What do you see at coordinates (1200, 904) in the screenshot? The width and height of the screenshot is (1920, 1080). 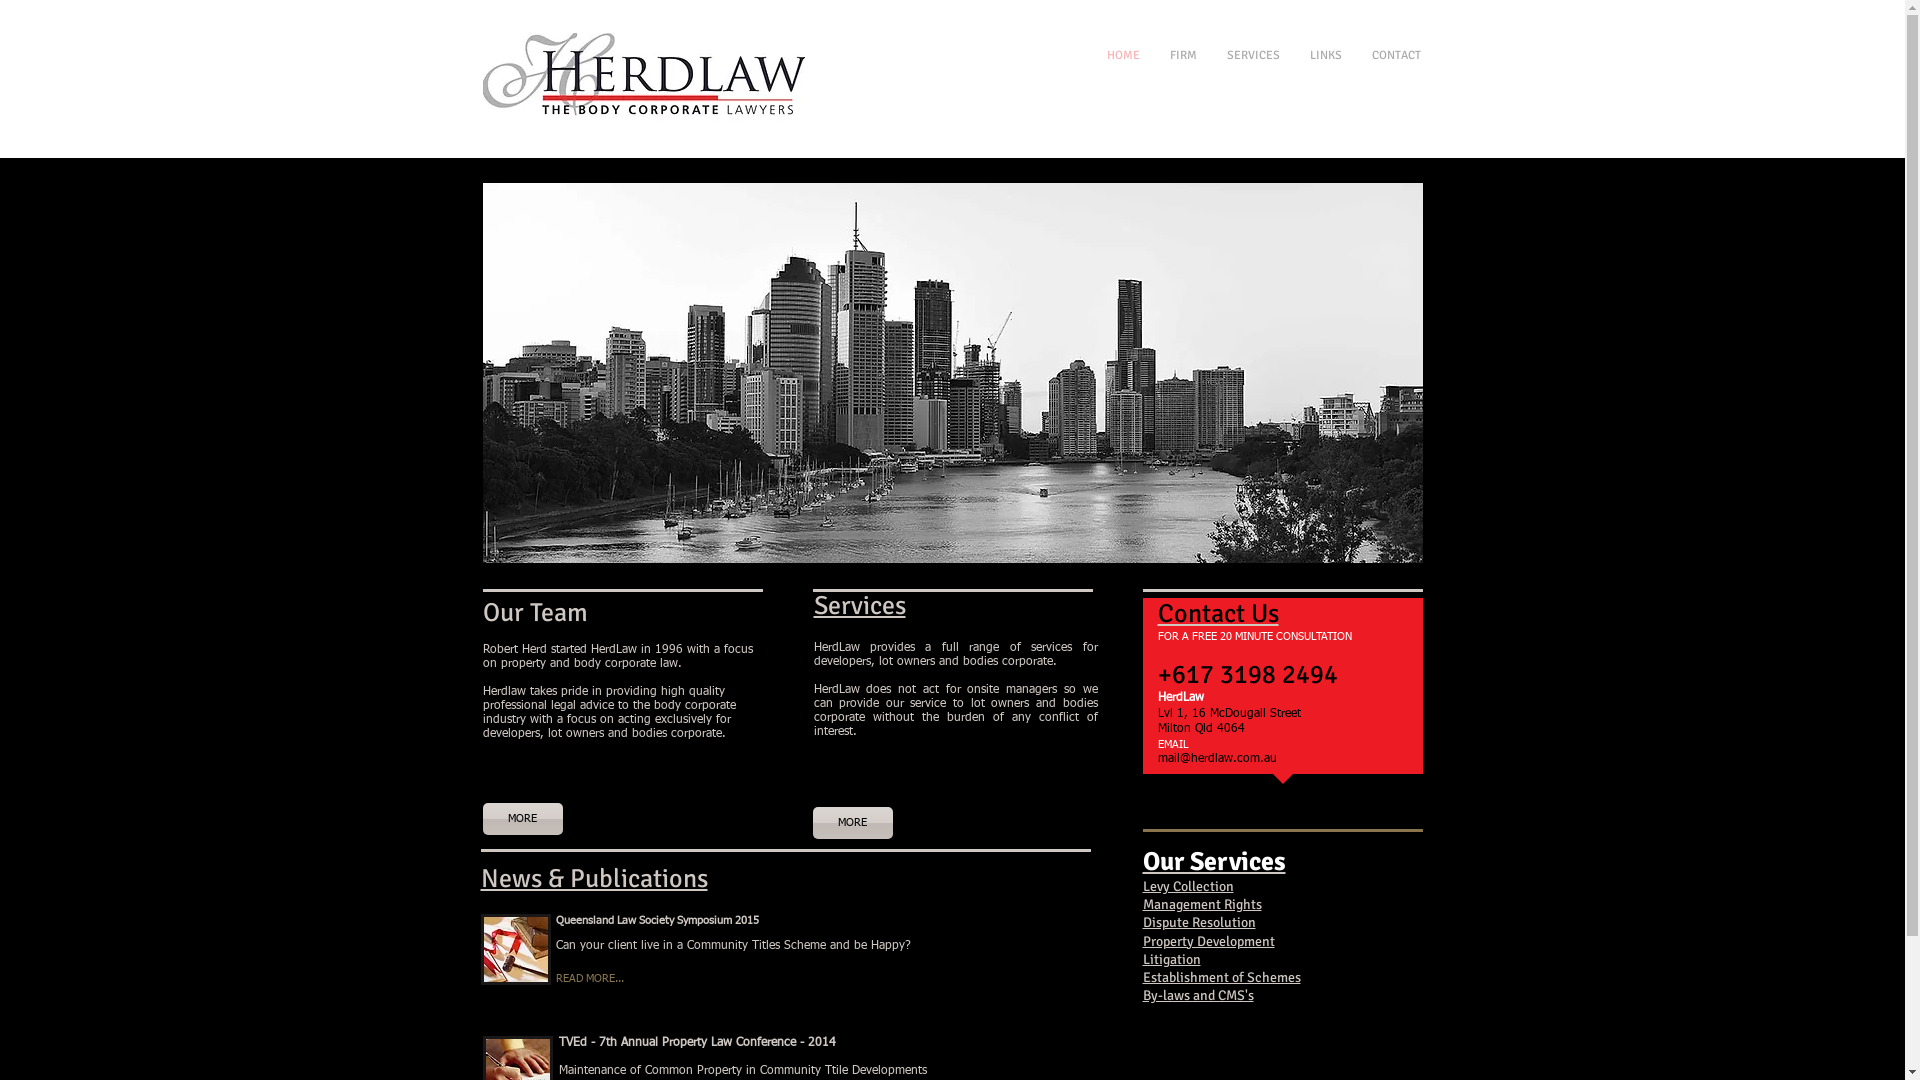 I see `'Management Rights'` at bounding box center [1200, 904].